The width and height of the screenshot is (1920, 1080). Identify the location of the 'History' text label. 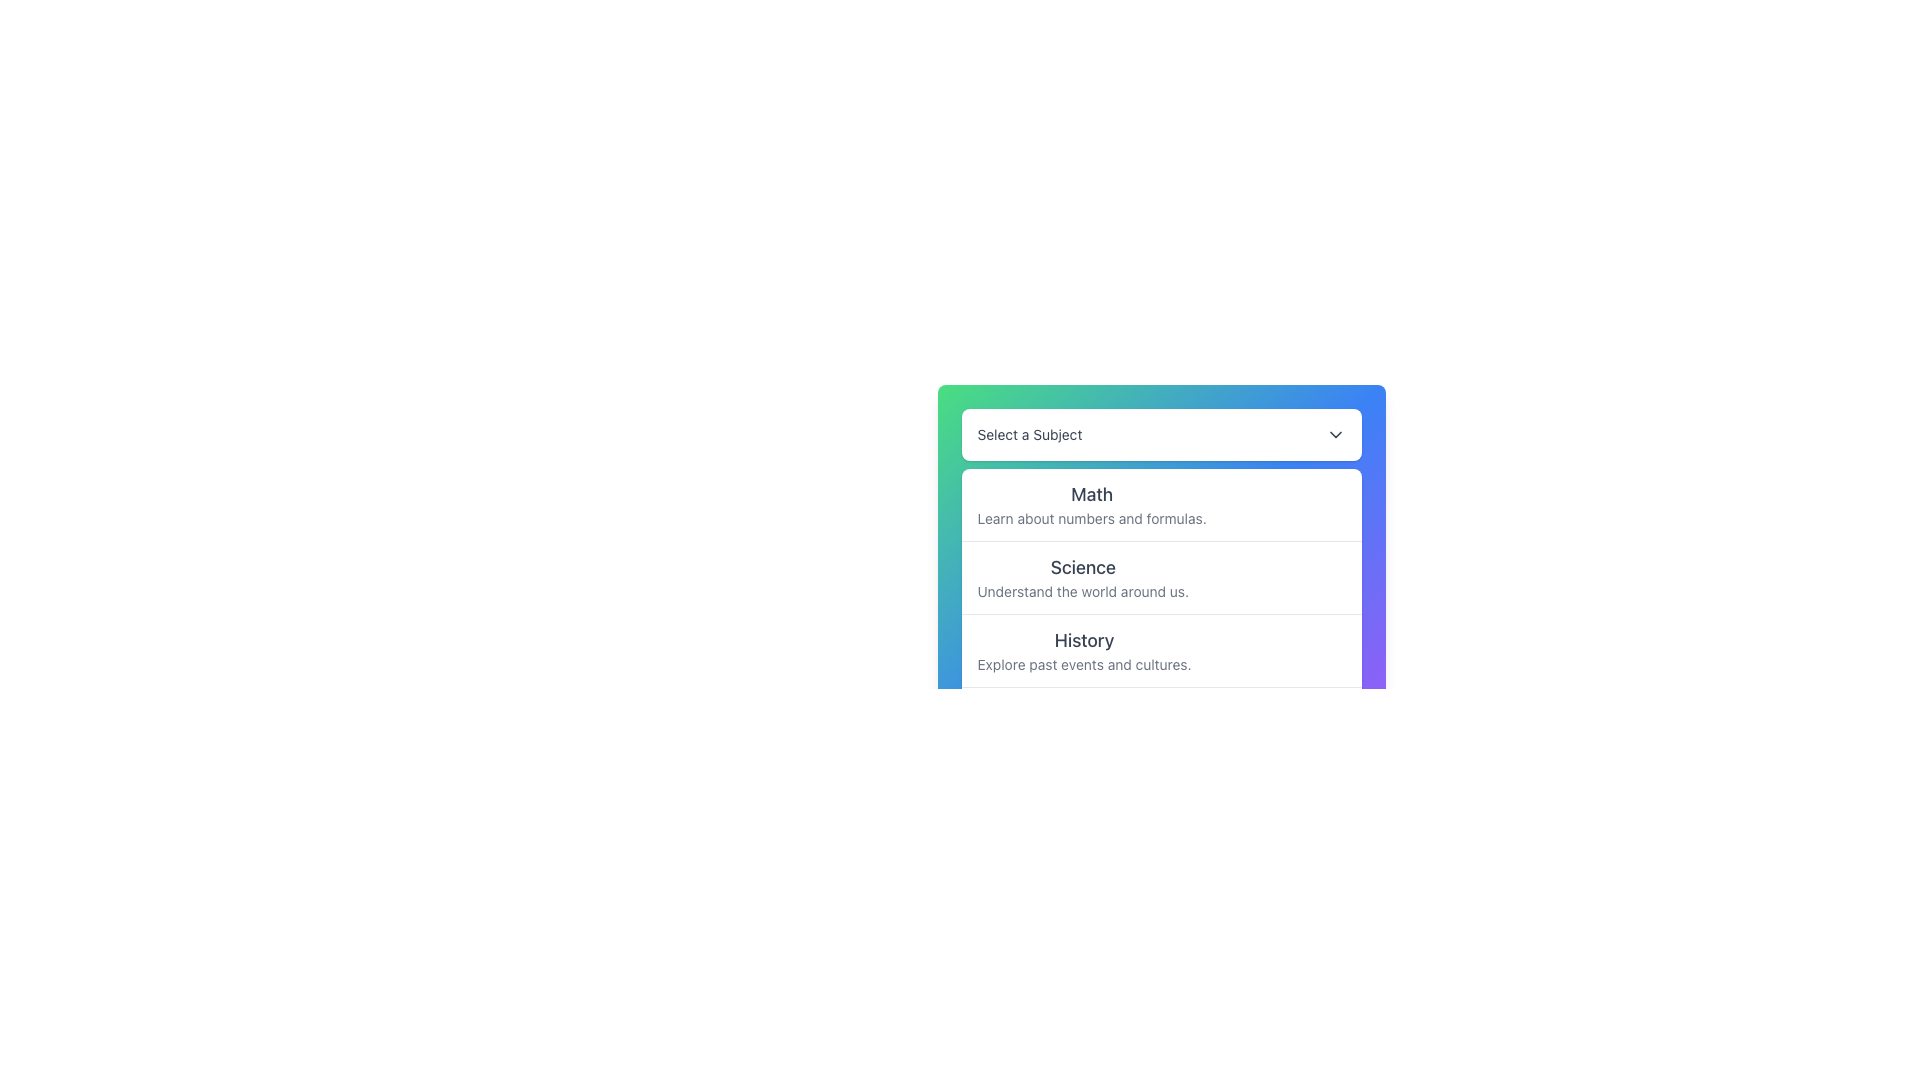
(1083, 640).